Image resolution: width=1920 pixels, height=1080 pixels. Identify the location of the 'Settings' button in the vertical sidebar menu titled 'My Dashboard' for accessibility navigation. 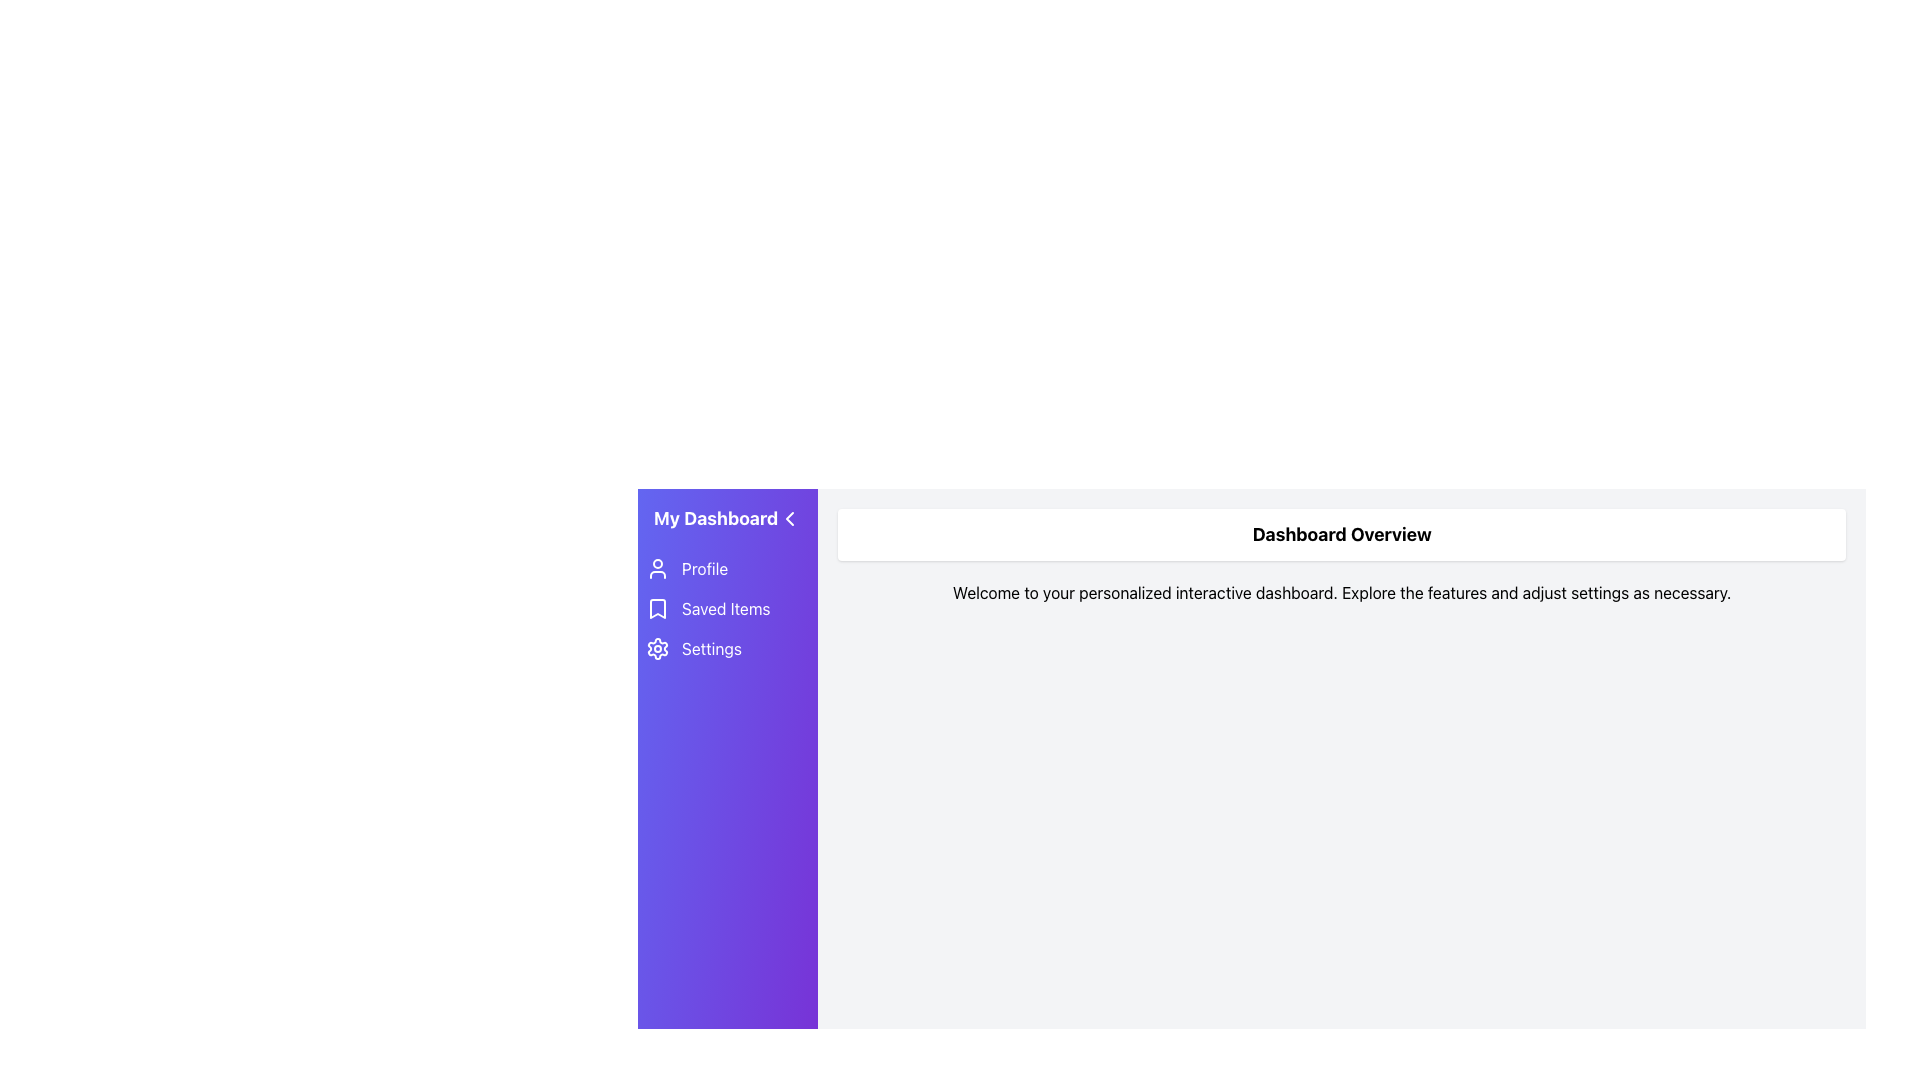
(727, 648).